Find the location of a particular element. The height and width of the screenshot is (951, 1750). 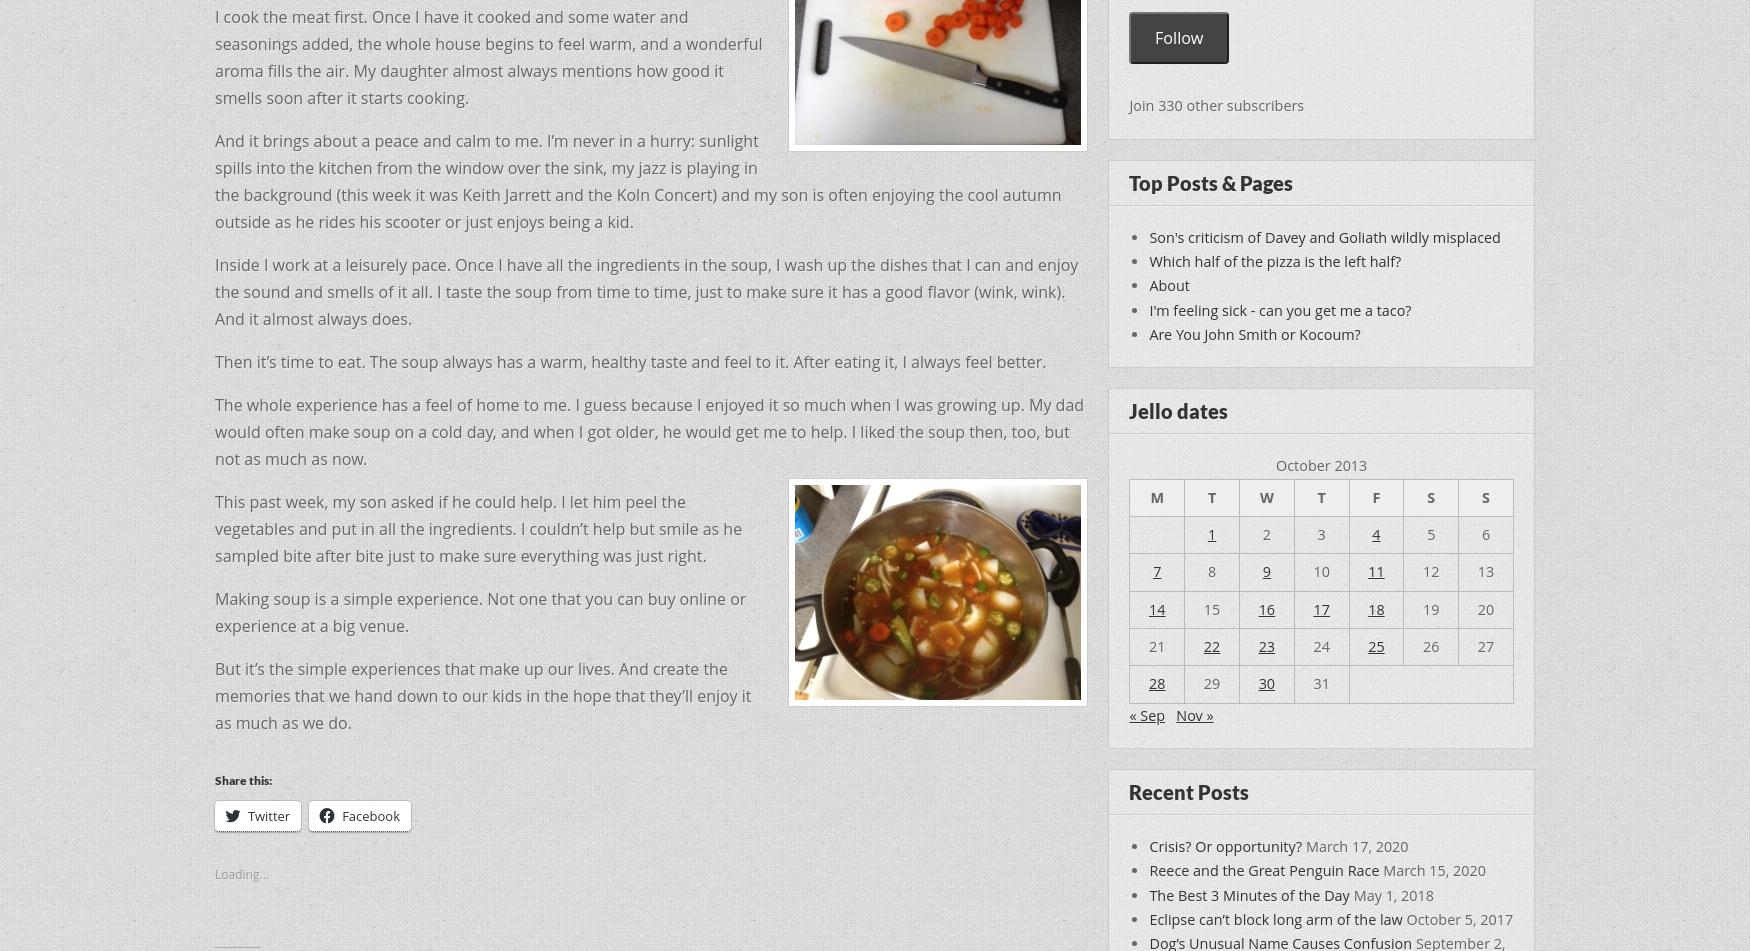

'17' is located at coordinates (1321, 607).